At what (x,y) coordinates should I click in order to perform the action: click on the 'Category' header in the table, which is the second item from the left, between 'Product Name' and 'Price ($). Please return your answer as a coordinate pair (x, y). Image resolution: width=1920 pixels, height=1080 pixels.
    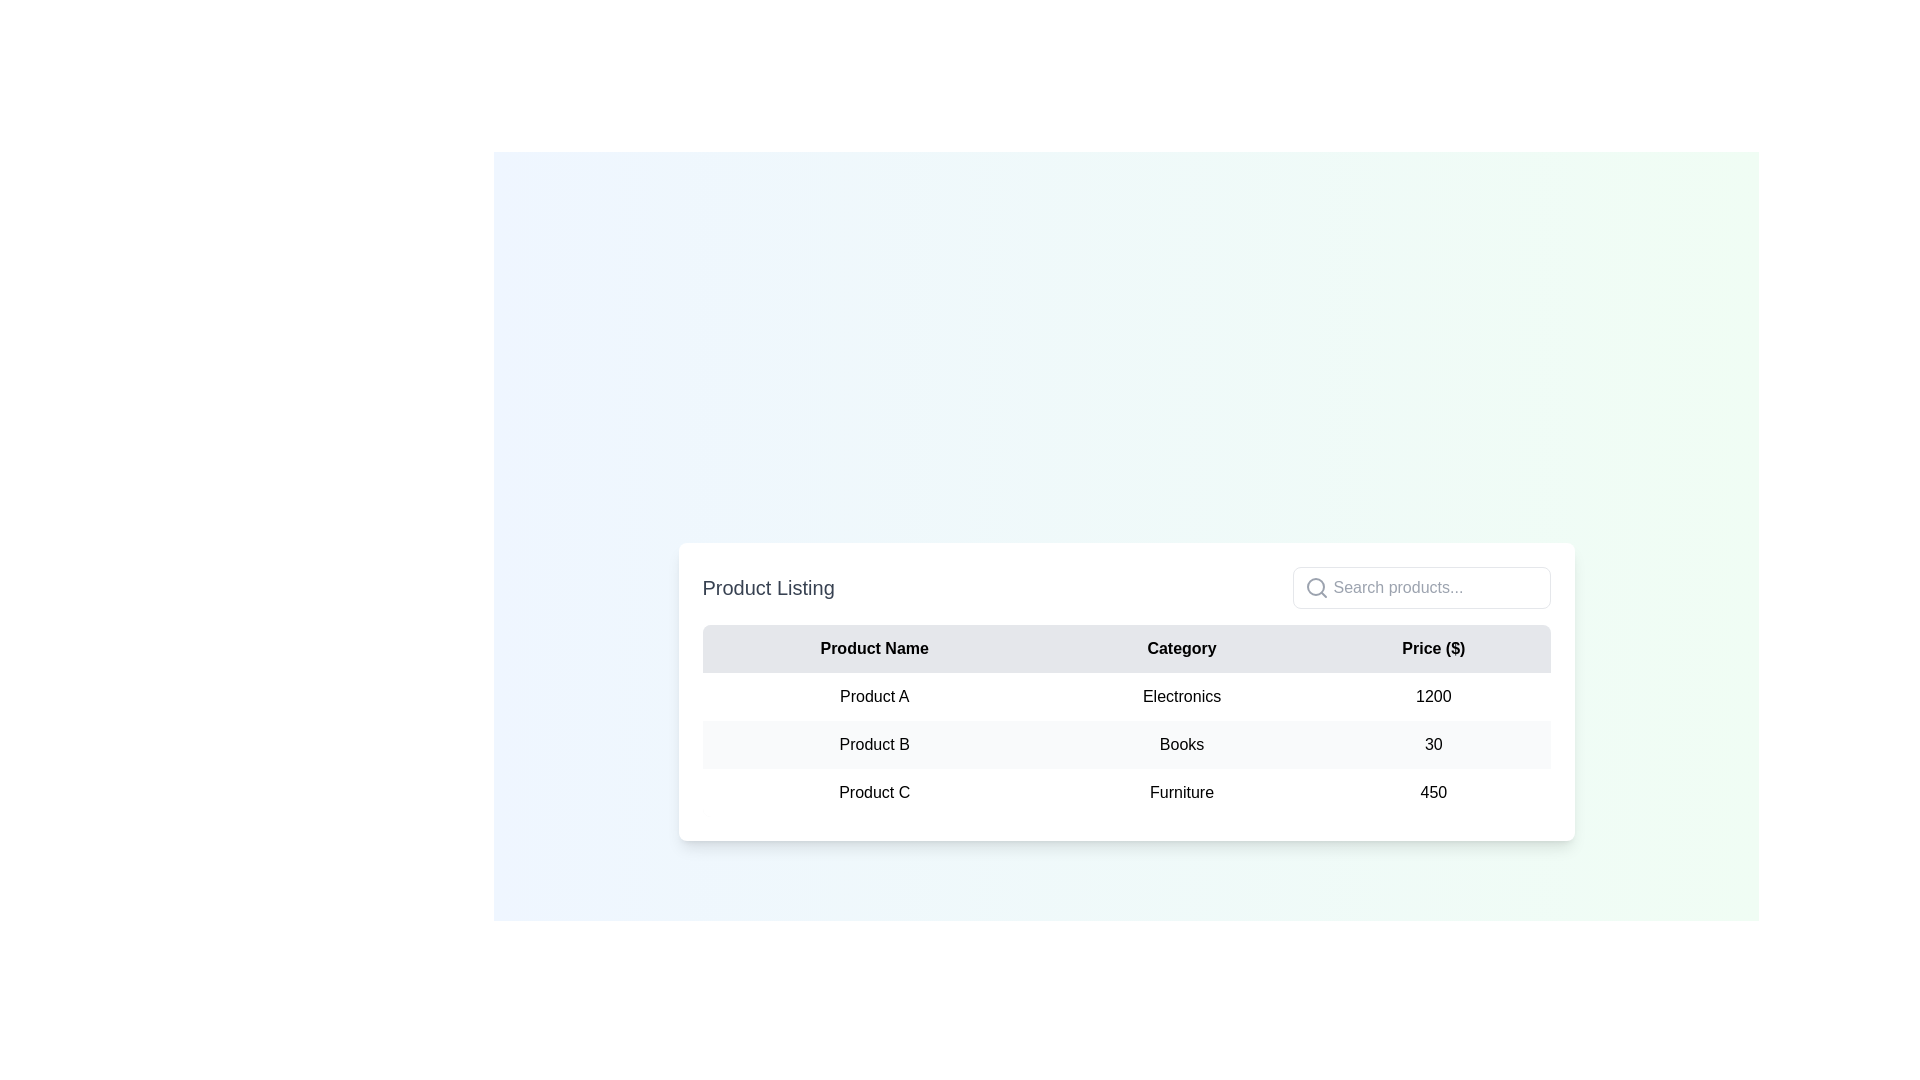
    Looking at the image, I should click on (1182, 648).